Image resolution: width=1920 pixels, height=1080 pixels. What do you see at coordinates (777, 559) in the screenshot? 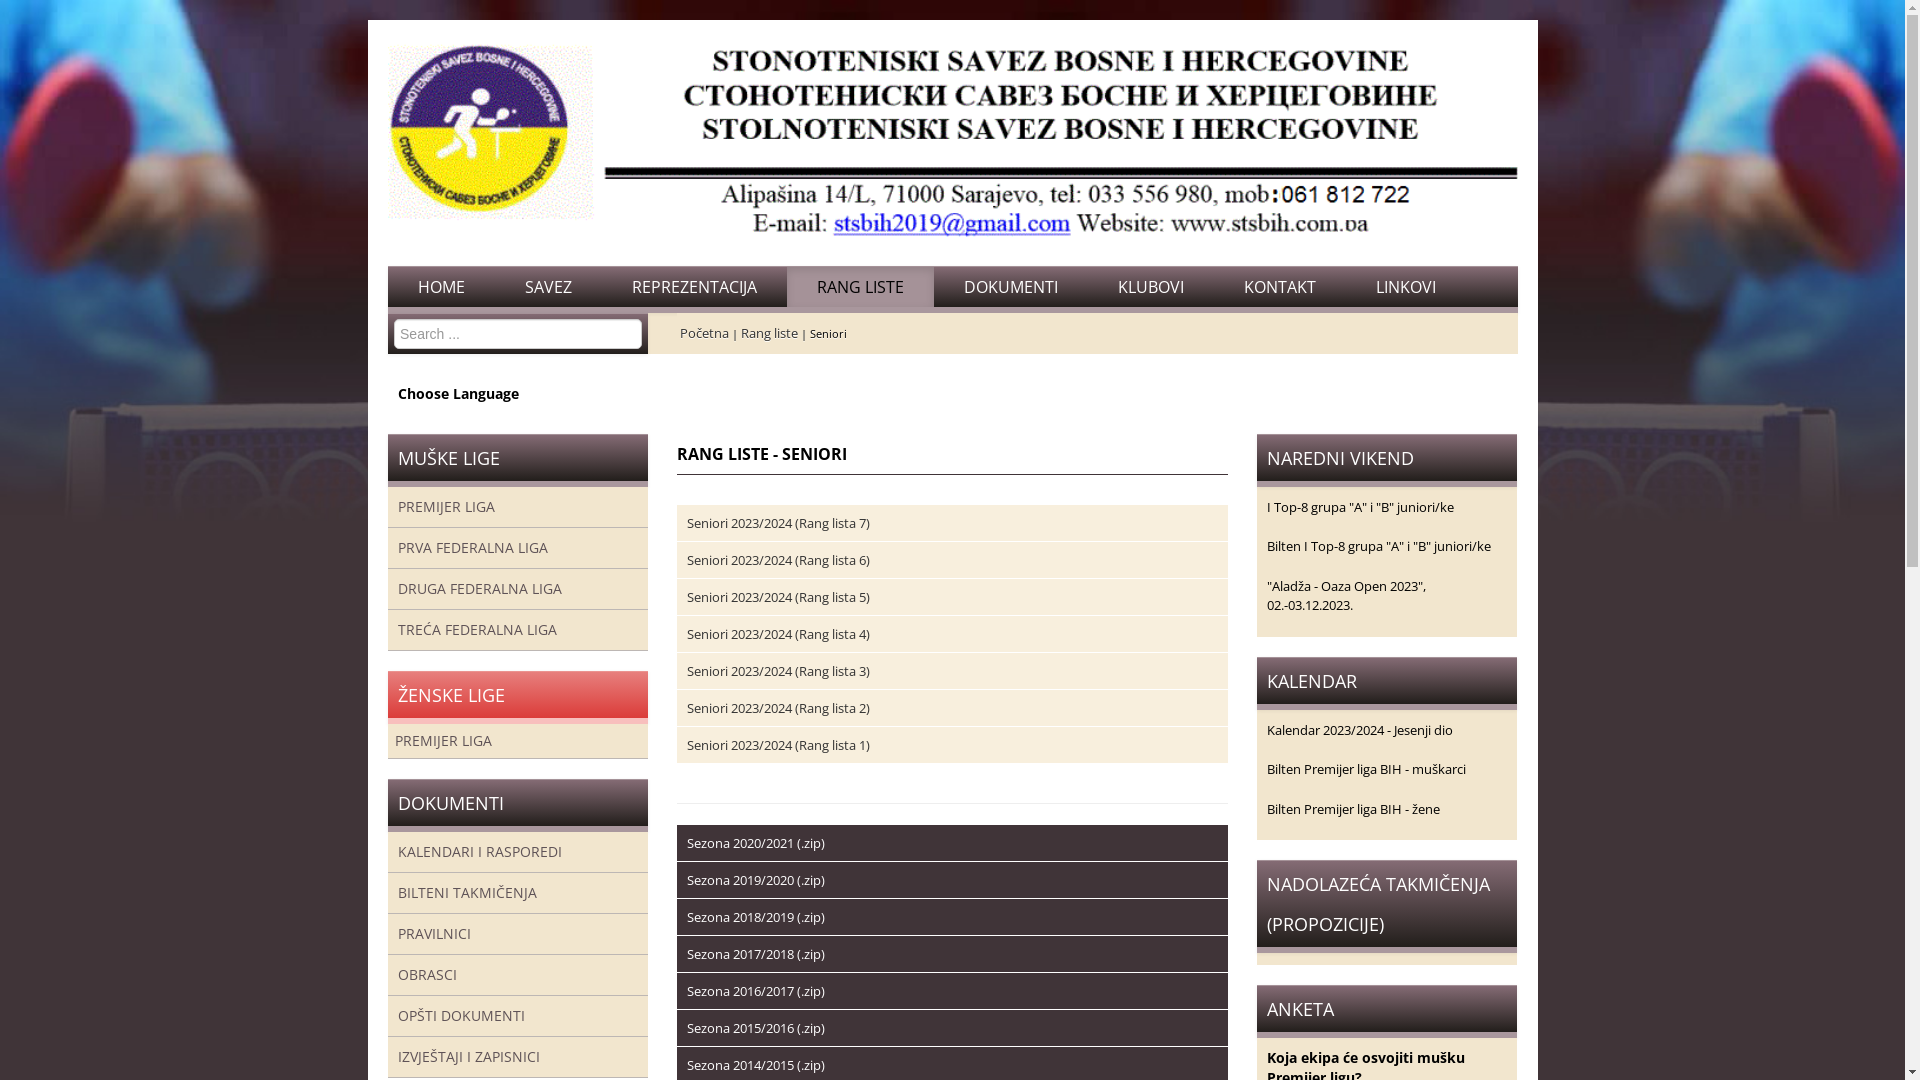
I see `'Seniori 2023/2024 (Rang lista 6)'` at bounding box center [777, 559].